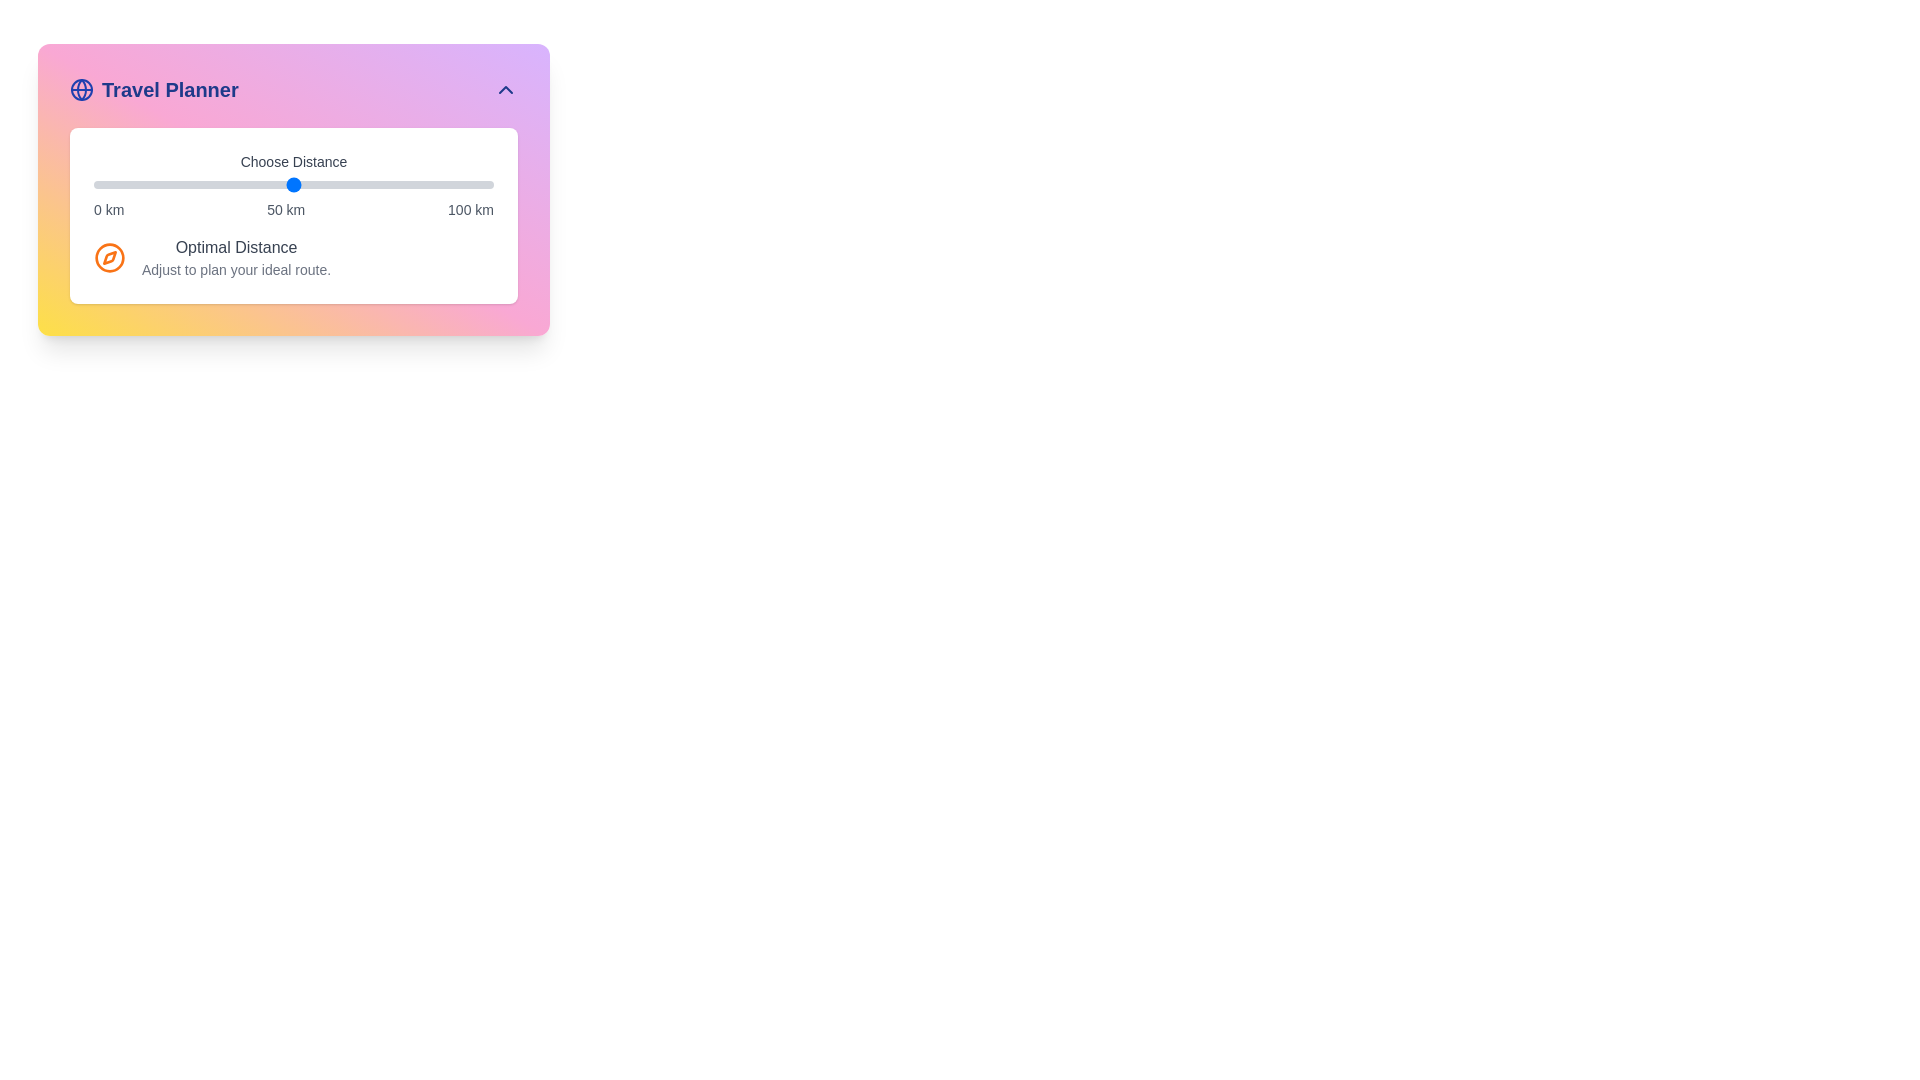 This screenshot has height=1080, width=1920. I want to click on the 'Optimal Distance' icon located in the top-left part of the 'Travel Planner' card, so click(109, 257).